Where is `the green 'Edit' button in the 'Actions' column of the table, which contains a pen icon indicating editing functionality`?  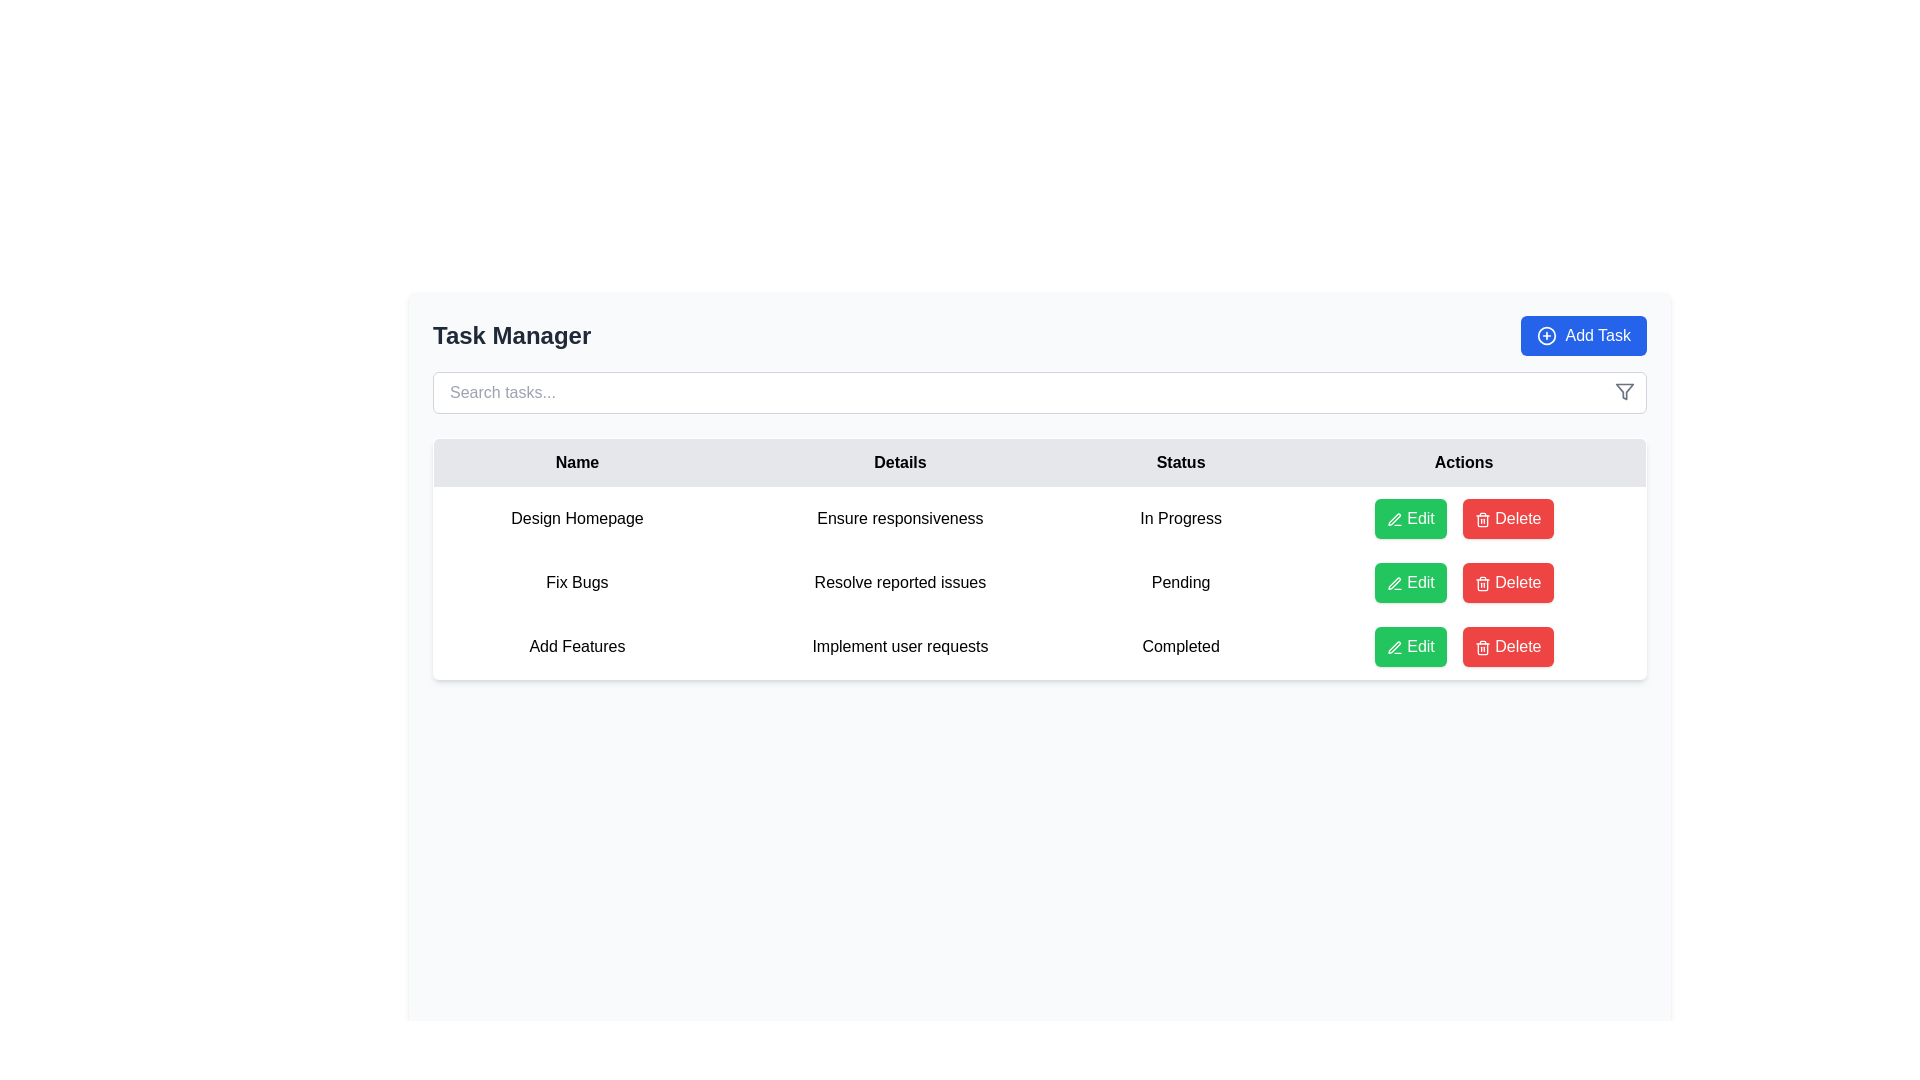
the green 'Edit' button in the 'Actions' column of the table, which contains a pen icon indicating editing functionality is located at coordinates (1393, 647).